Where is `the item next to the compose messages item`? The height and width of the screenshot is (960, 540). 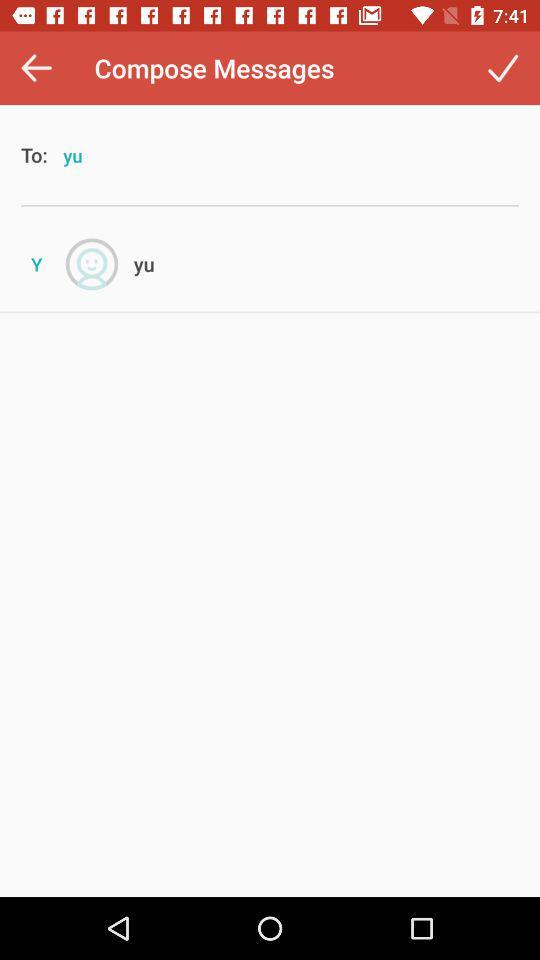
the item next to the compose messages item is located at coordinates (502, 68).